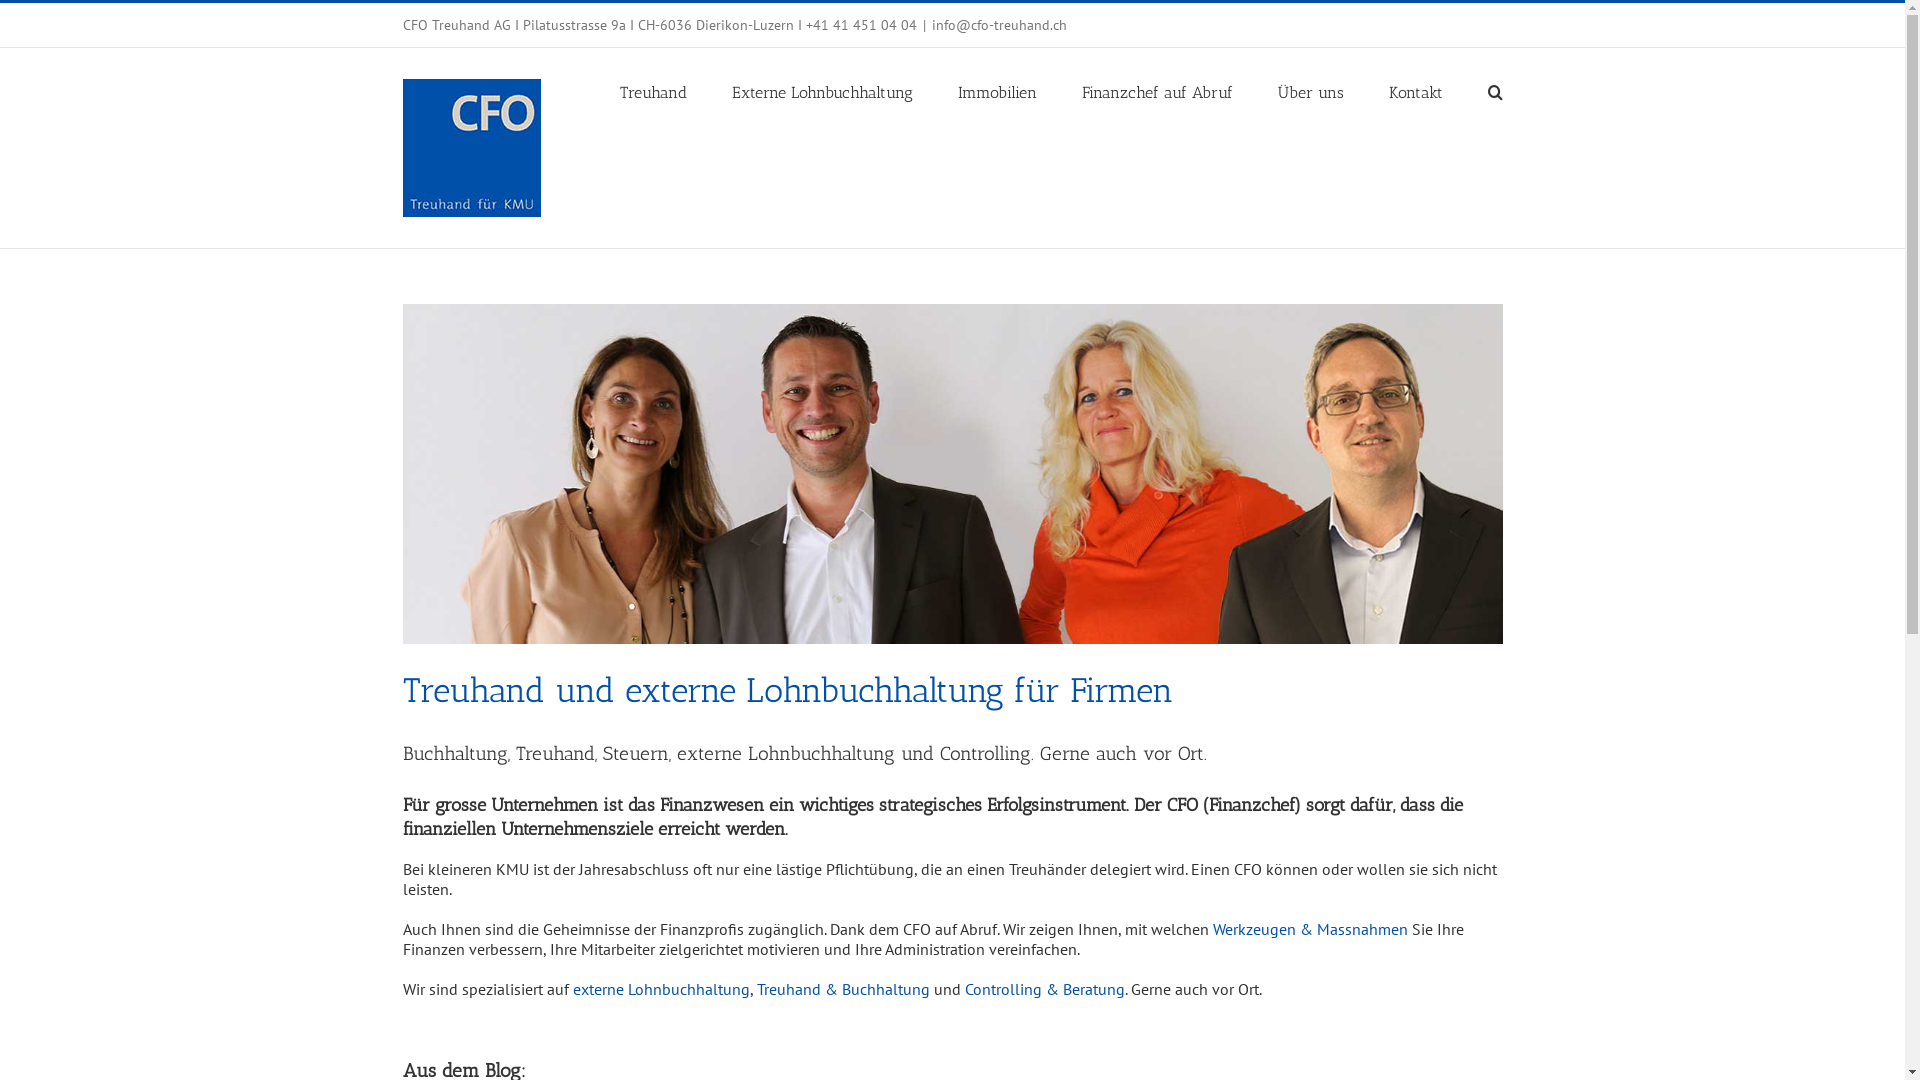 This screenshot has height=1080, width=1920. I want to click on 'Treuhand', so click(618, 91).